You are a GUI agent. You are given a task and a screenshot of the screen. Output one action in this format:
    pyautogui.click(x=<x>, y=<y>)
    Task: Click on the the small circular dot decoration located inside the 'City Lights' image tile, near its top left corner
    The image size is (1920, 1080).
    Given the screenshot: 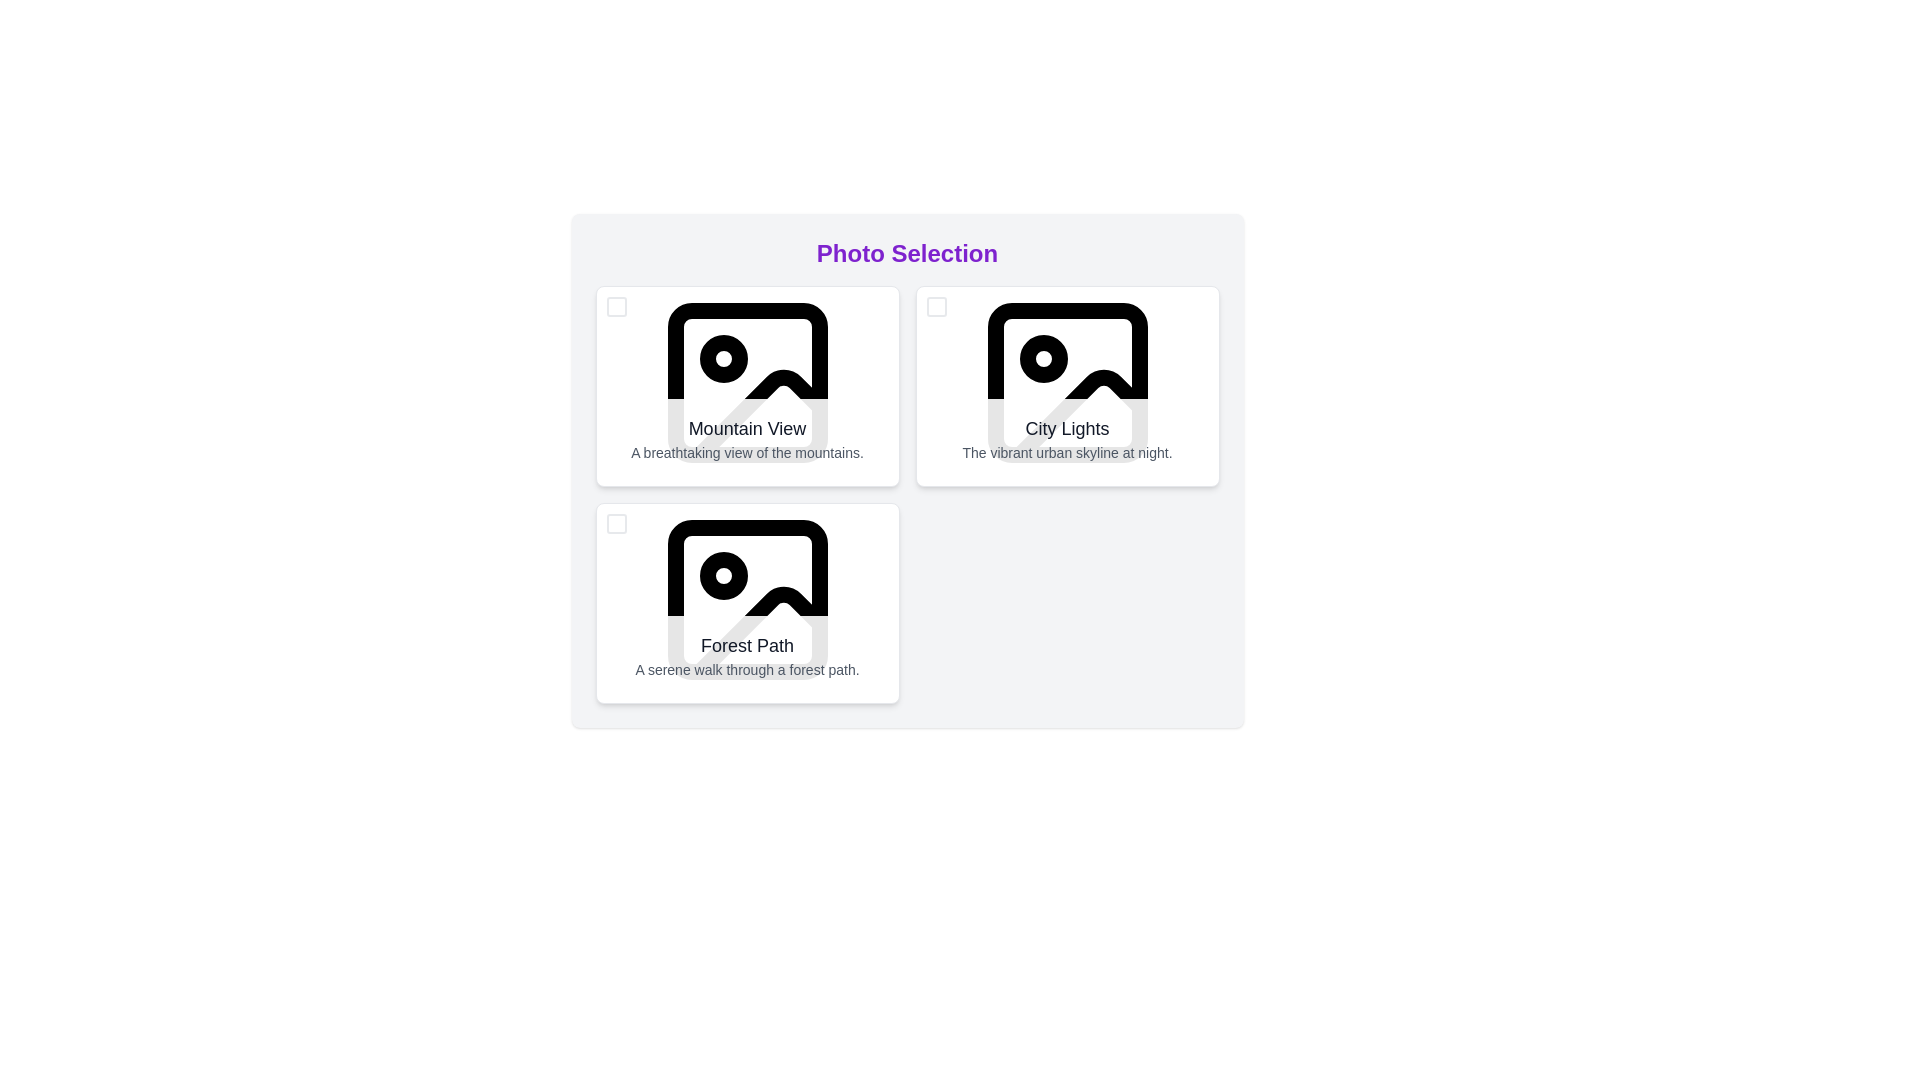 What is the action you would take?
    pyautogui.click(x=1042, y=357)
    